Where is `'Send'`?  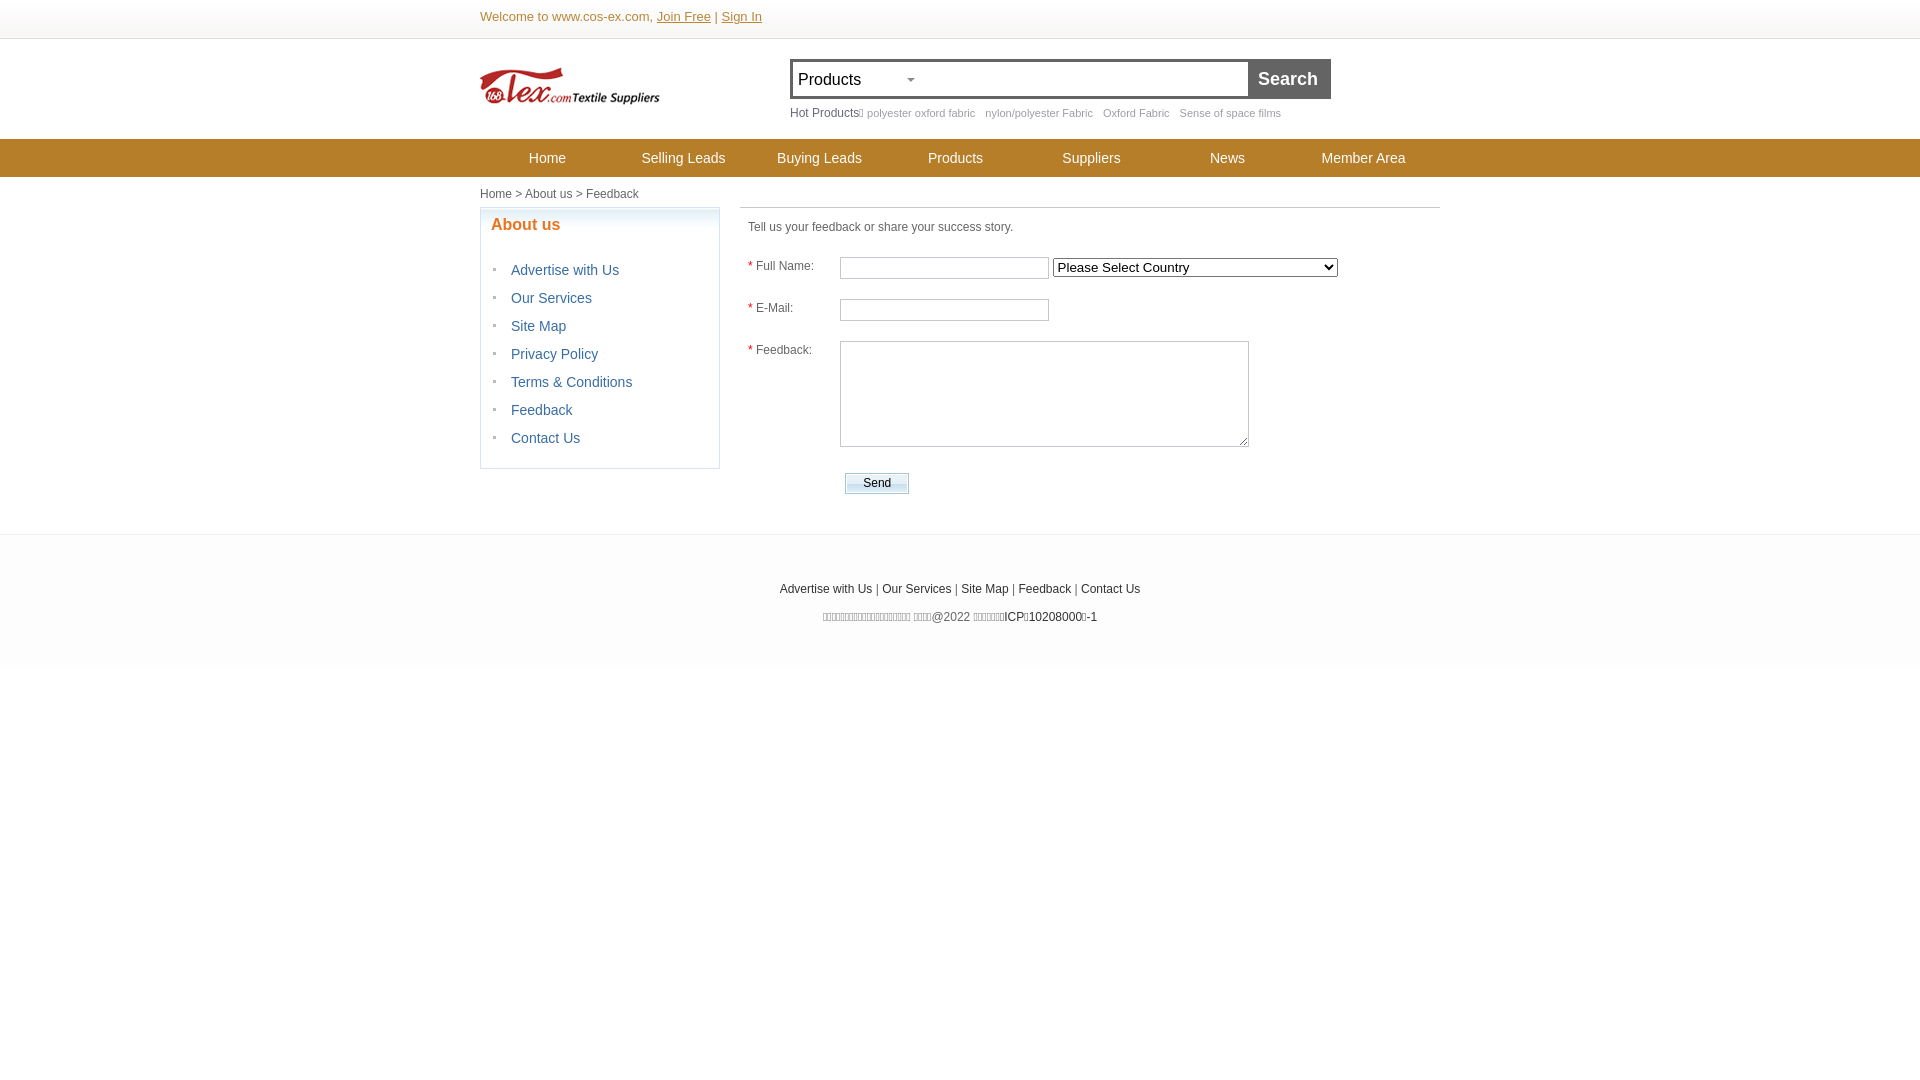 'Send' is located at coordinates (877, 483).